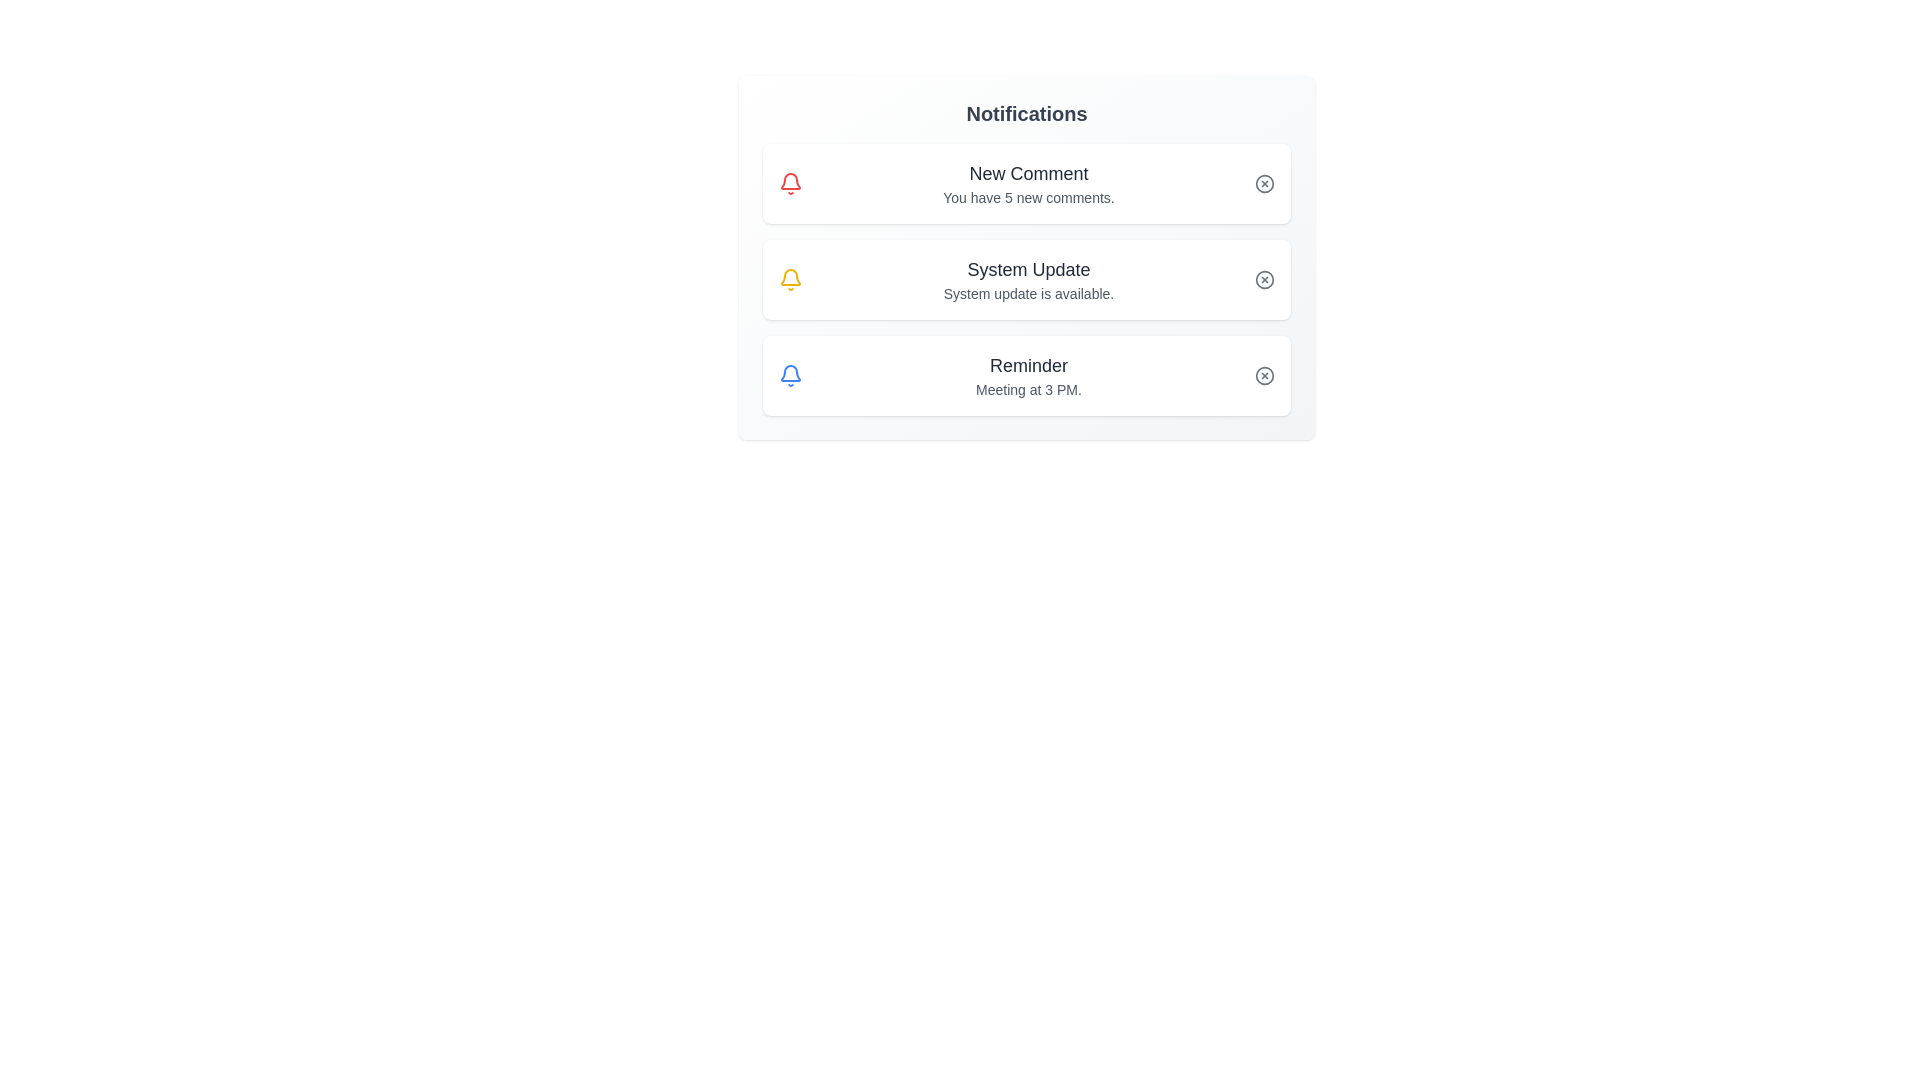 The height and width of the screenshot is (1080, 1920). What do you see at coordinates (1028, 197) in the screenshot?
I see `text content of the text label stating 'You have 5 new comments.' located below the title 'New Comment' in the first notification entry` at bounding box center [1028, 197].